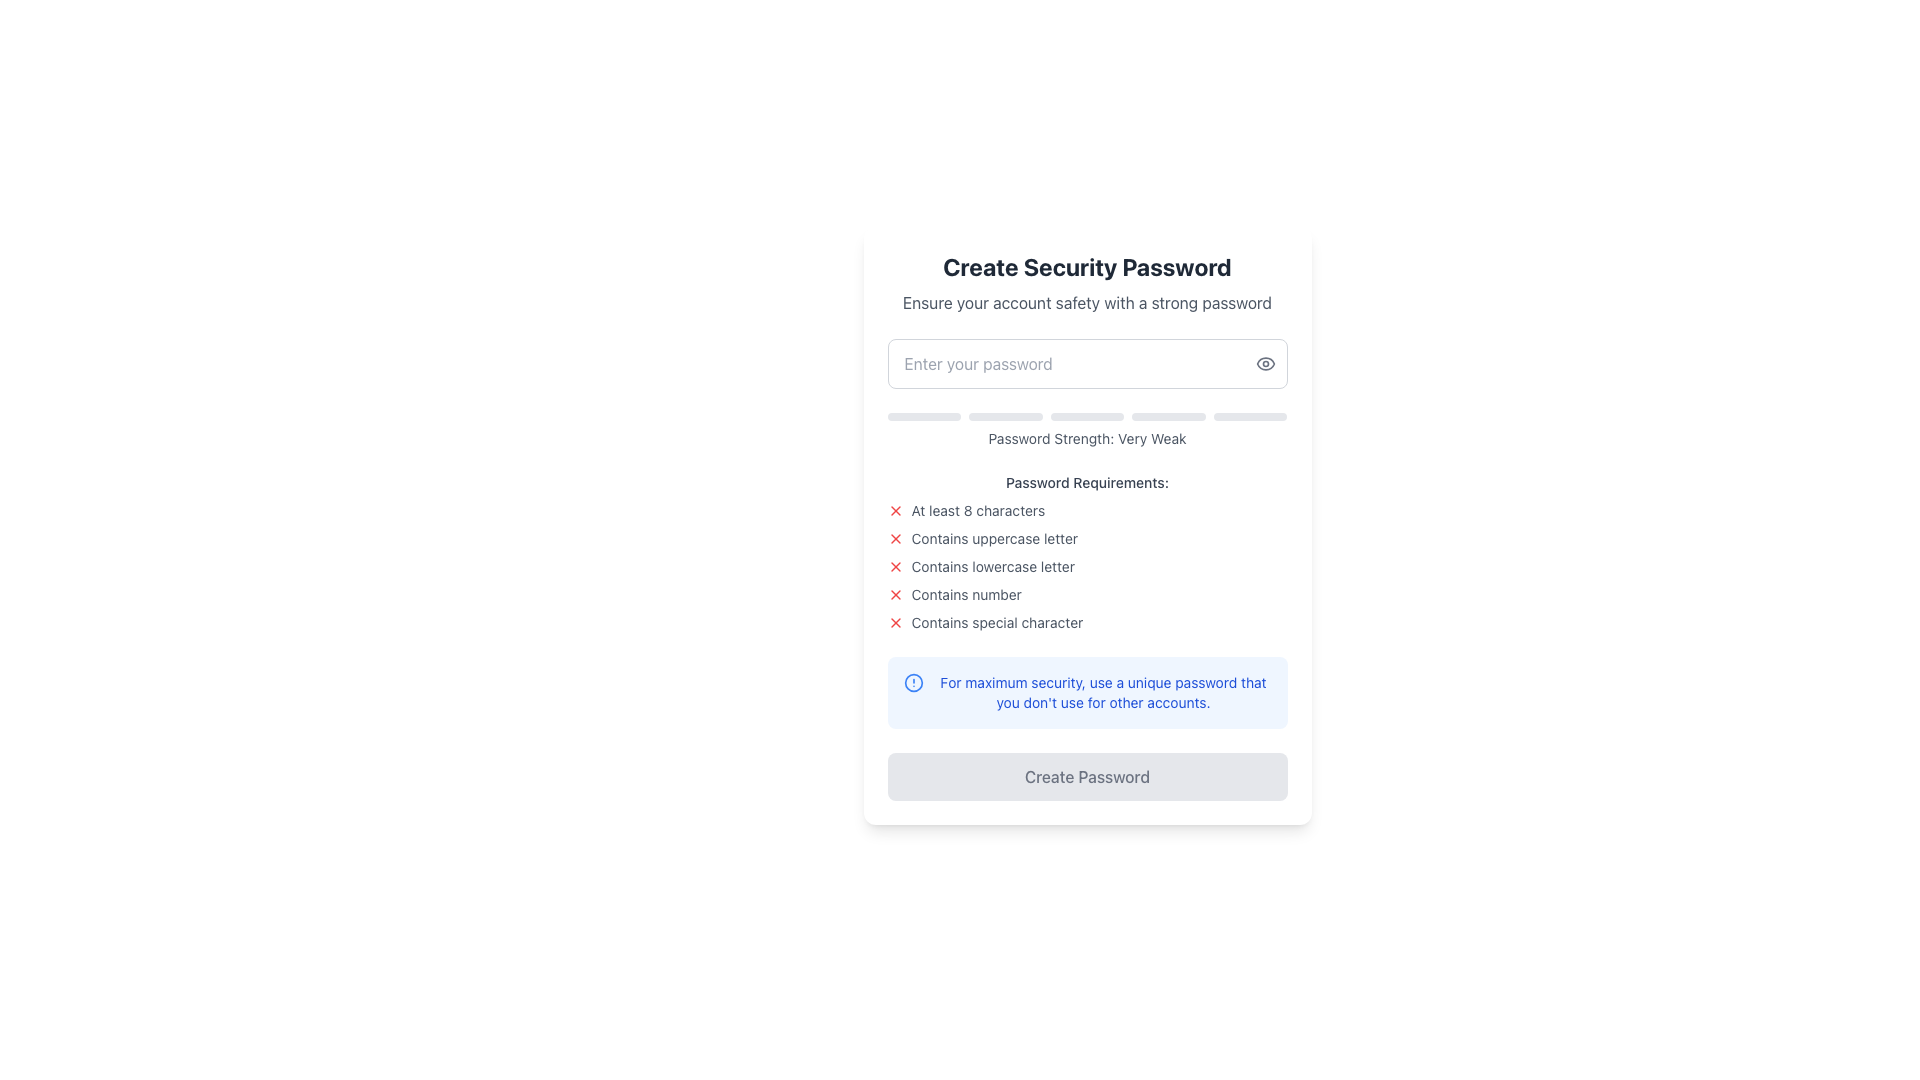  I want to click on the text label displaying 'Contains uppercase letter', which is the second item in the password requirement list and is located to the right of a red-colored cross icon, so click(994, 538).